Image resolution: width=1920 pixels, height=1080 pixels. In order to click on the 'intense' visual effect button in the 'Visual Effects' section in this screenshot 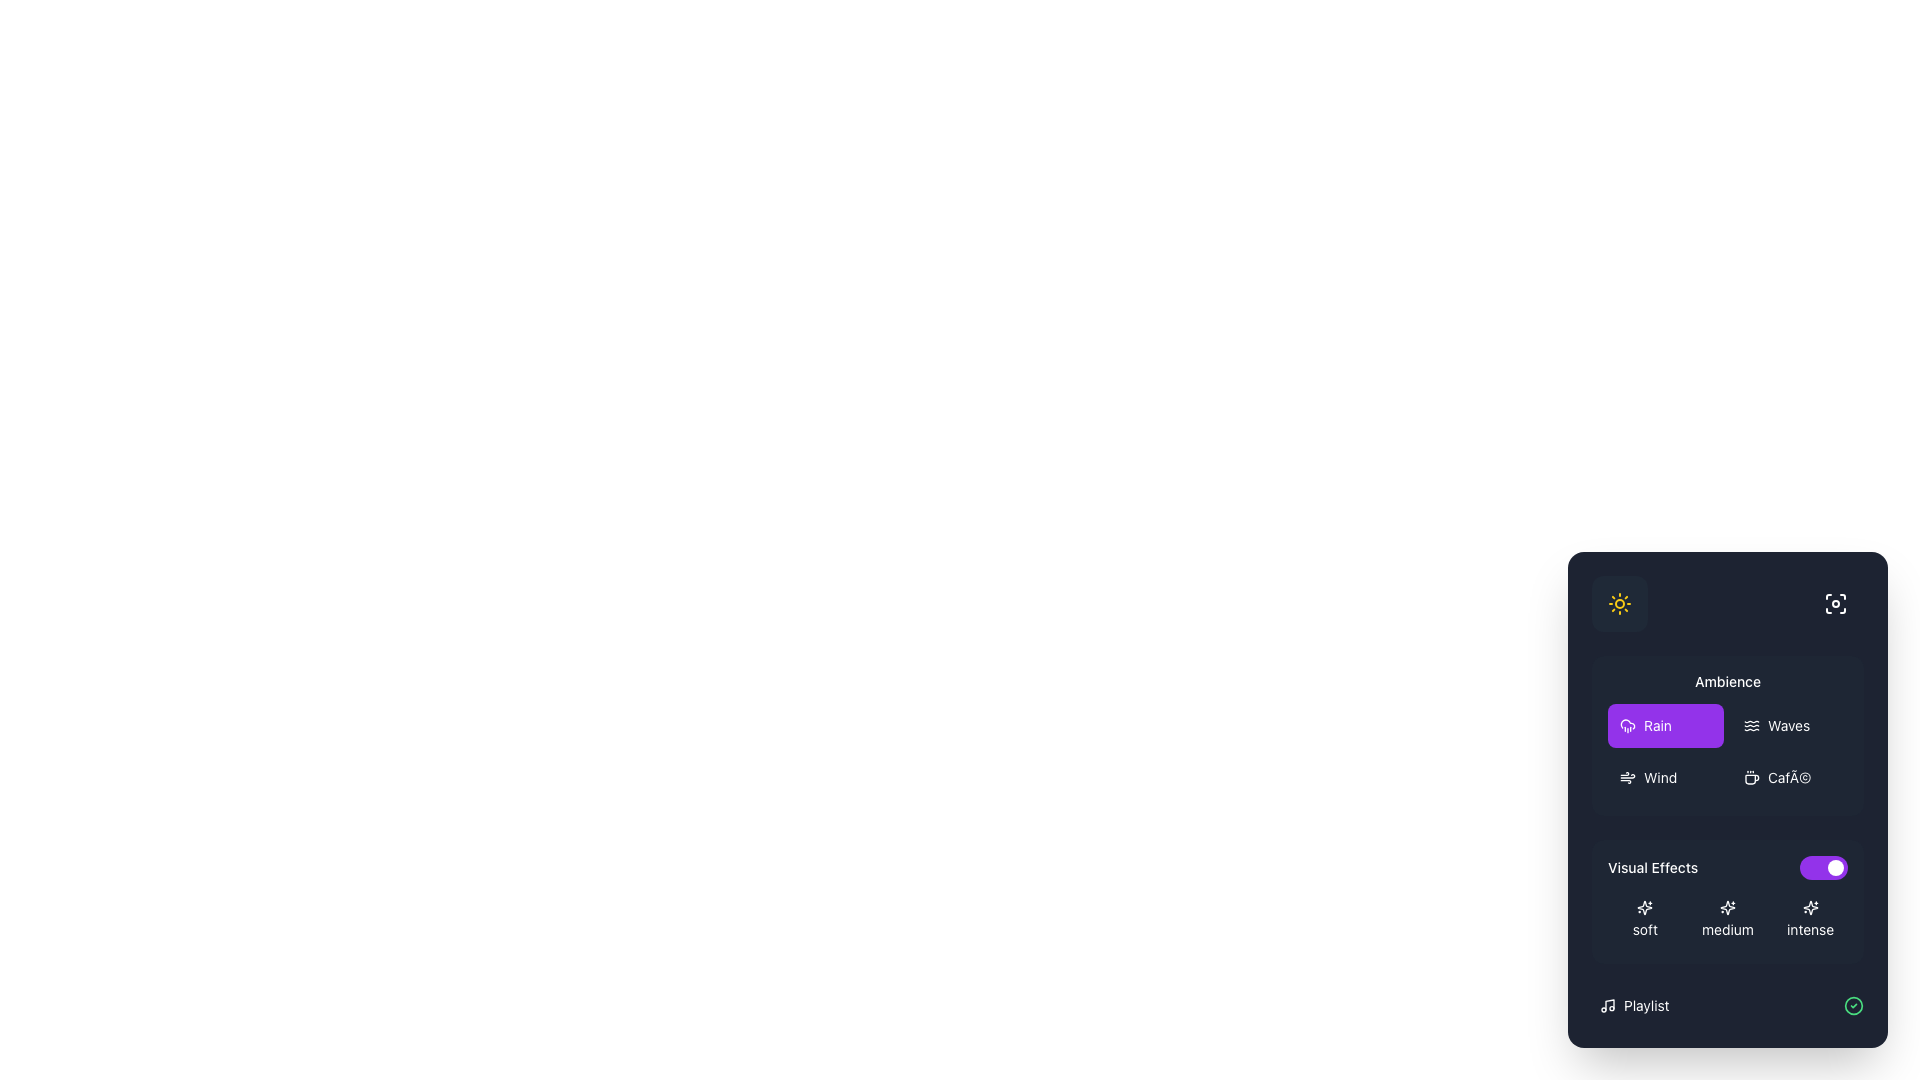, I will do `click(1810, 920)`.